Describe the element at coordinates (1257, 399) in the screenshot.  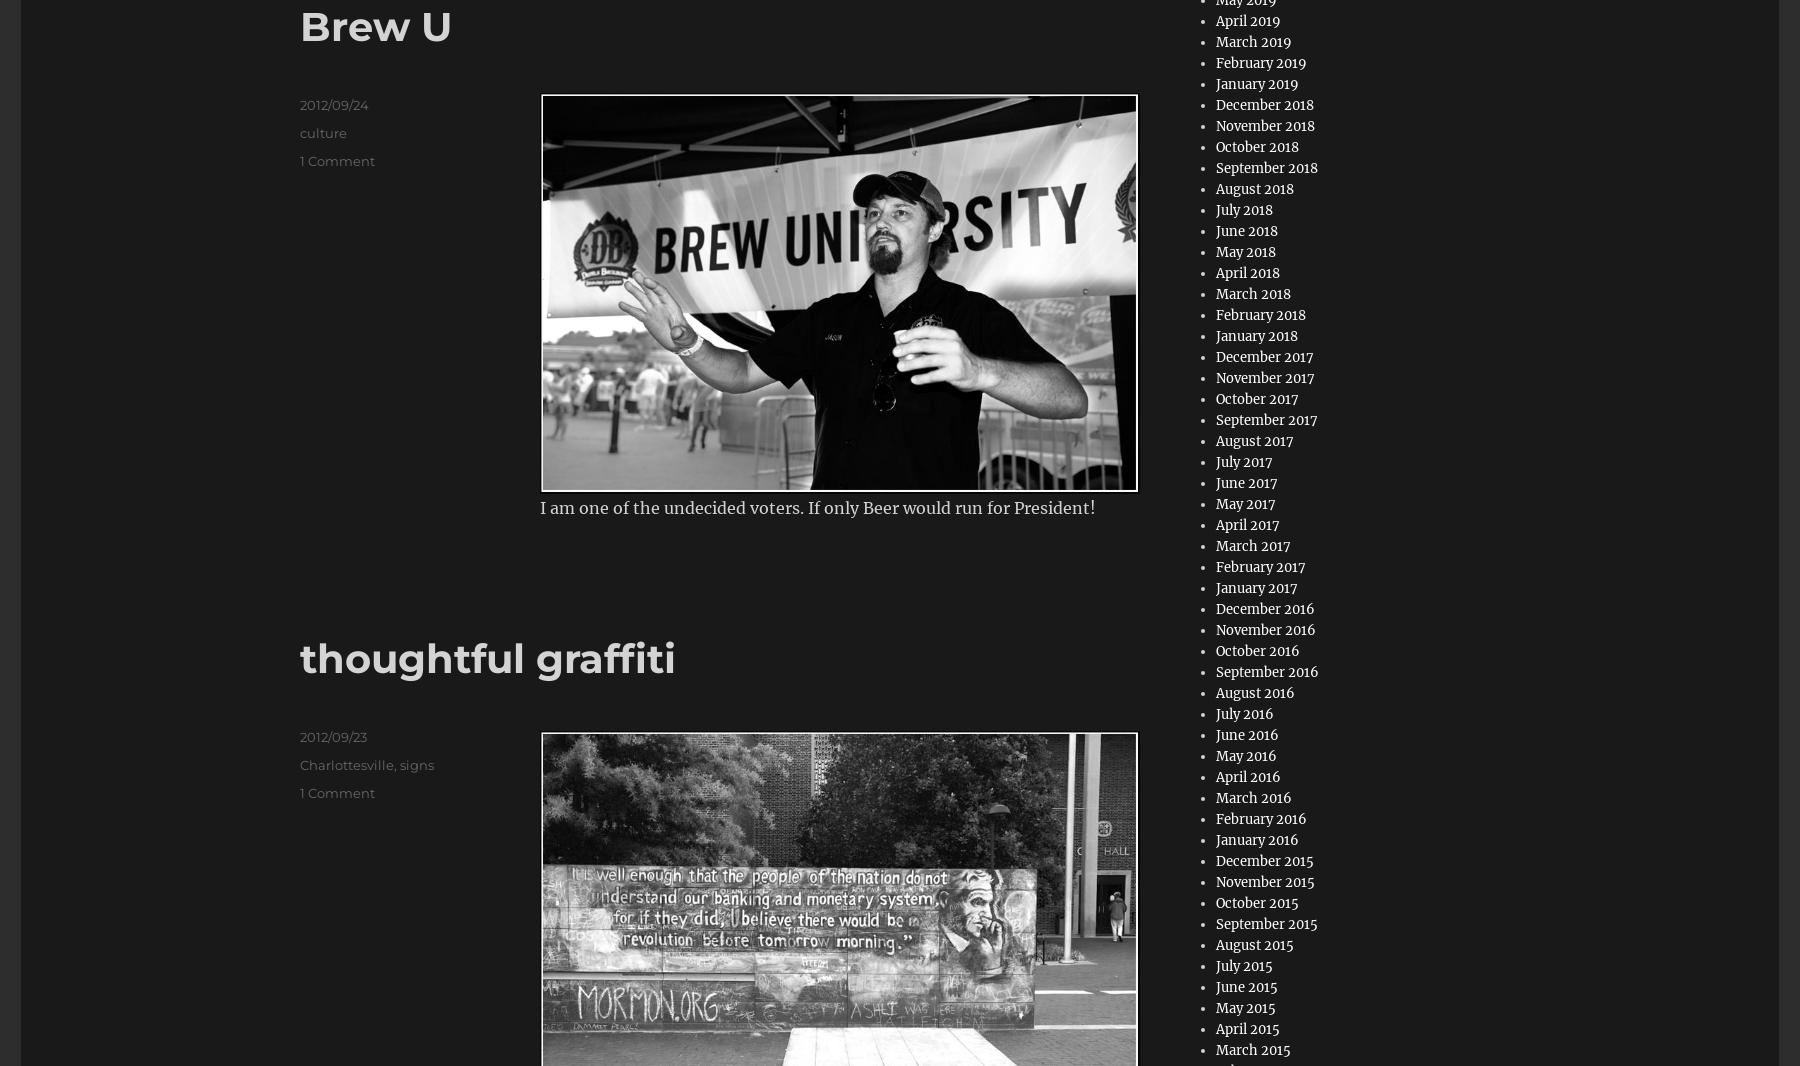
I see `'October 2017'` at that location.